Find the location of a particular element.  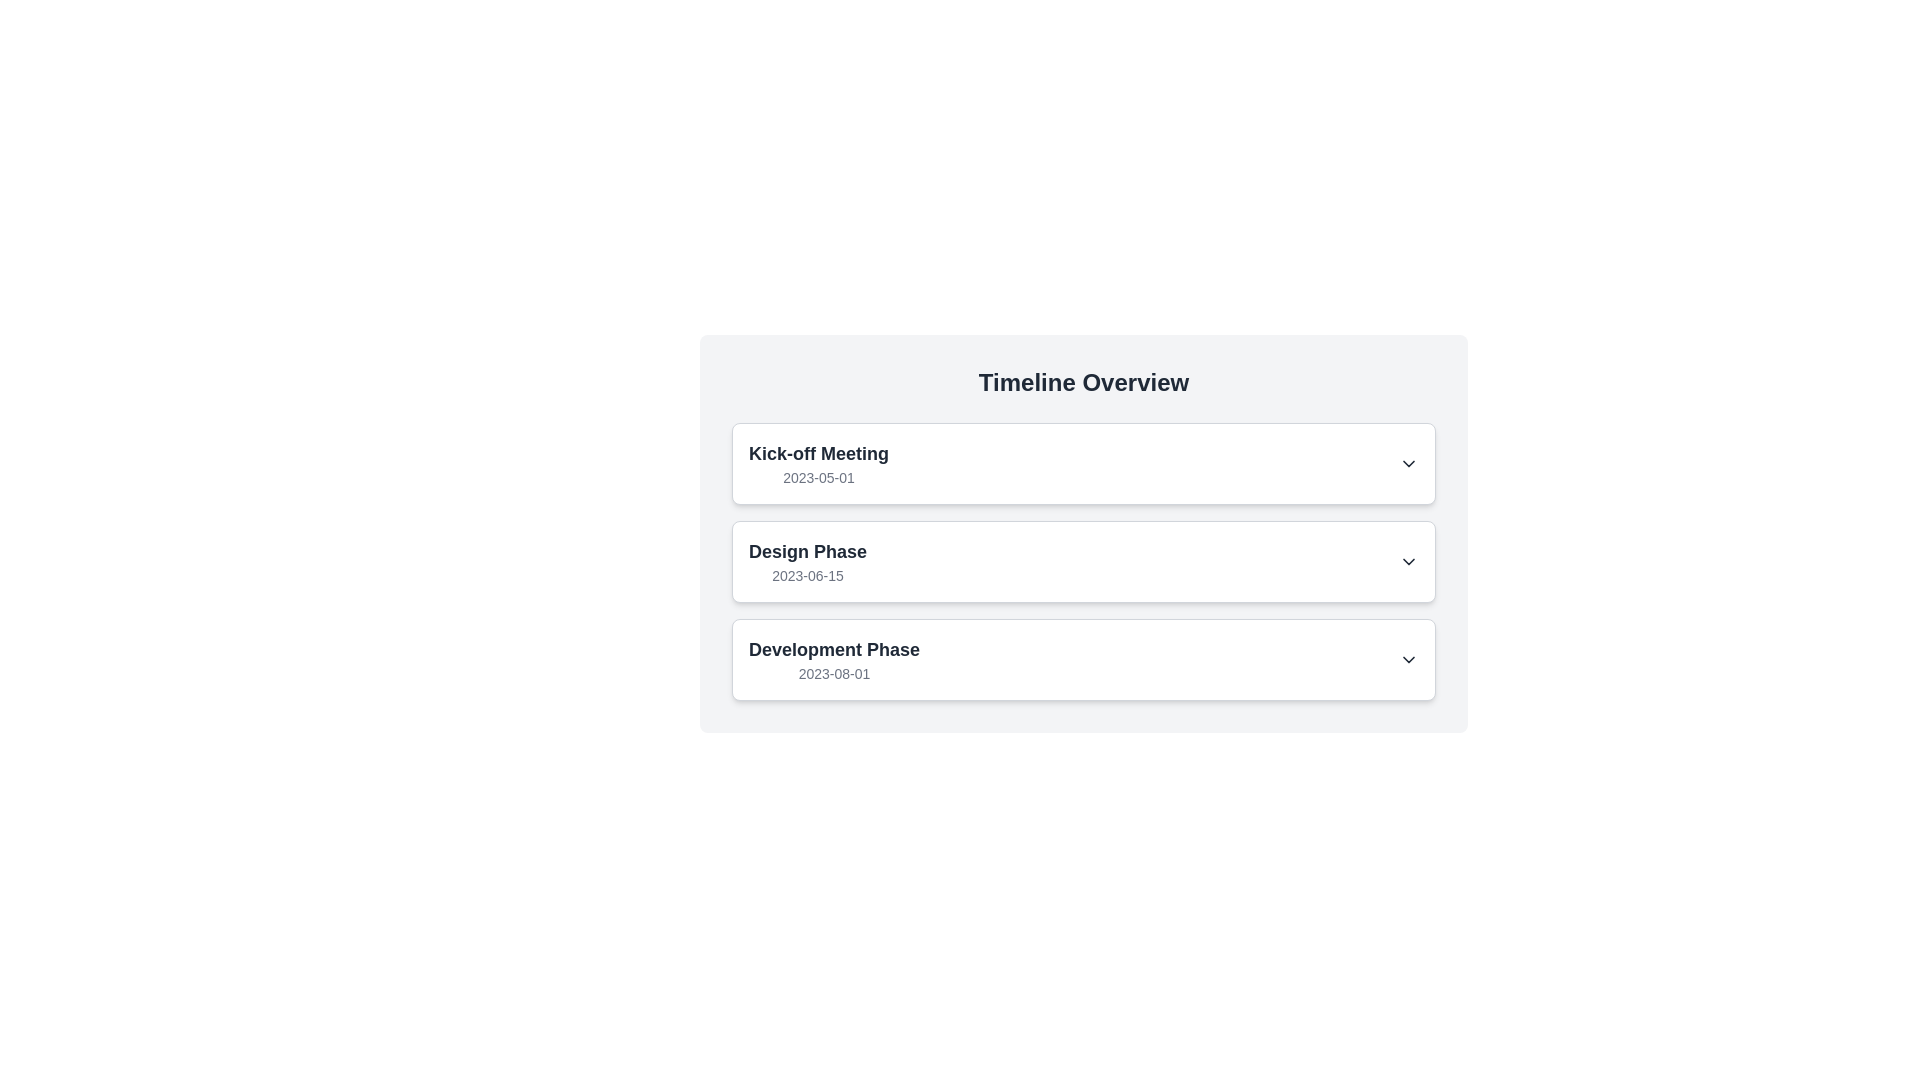

the chevron dropdown indicator icon located at the far right end of the 'Development Phase' section is located at coordinates (1408, 659).